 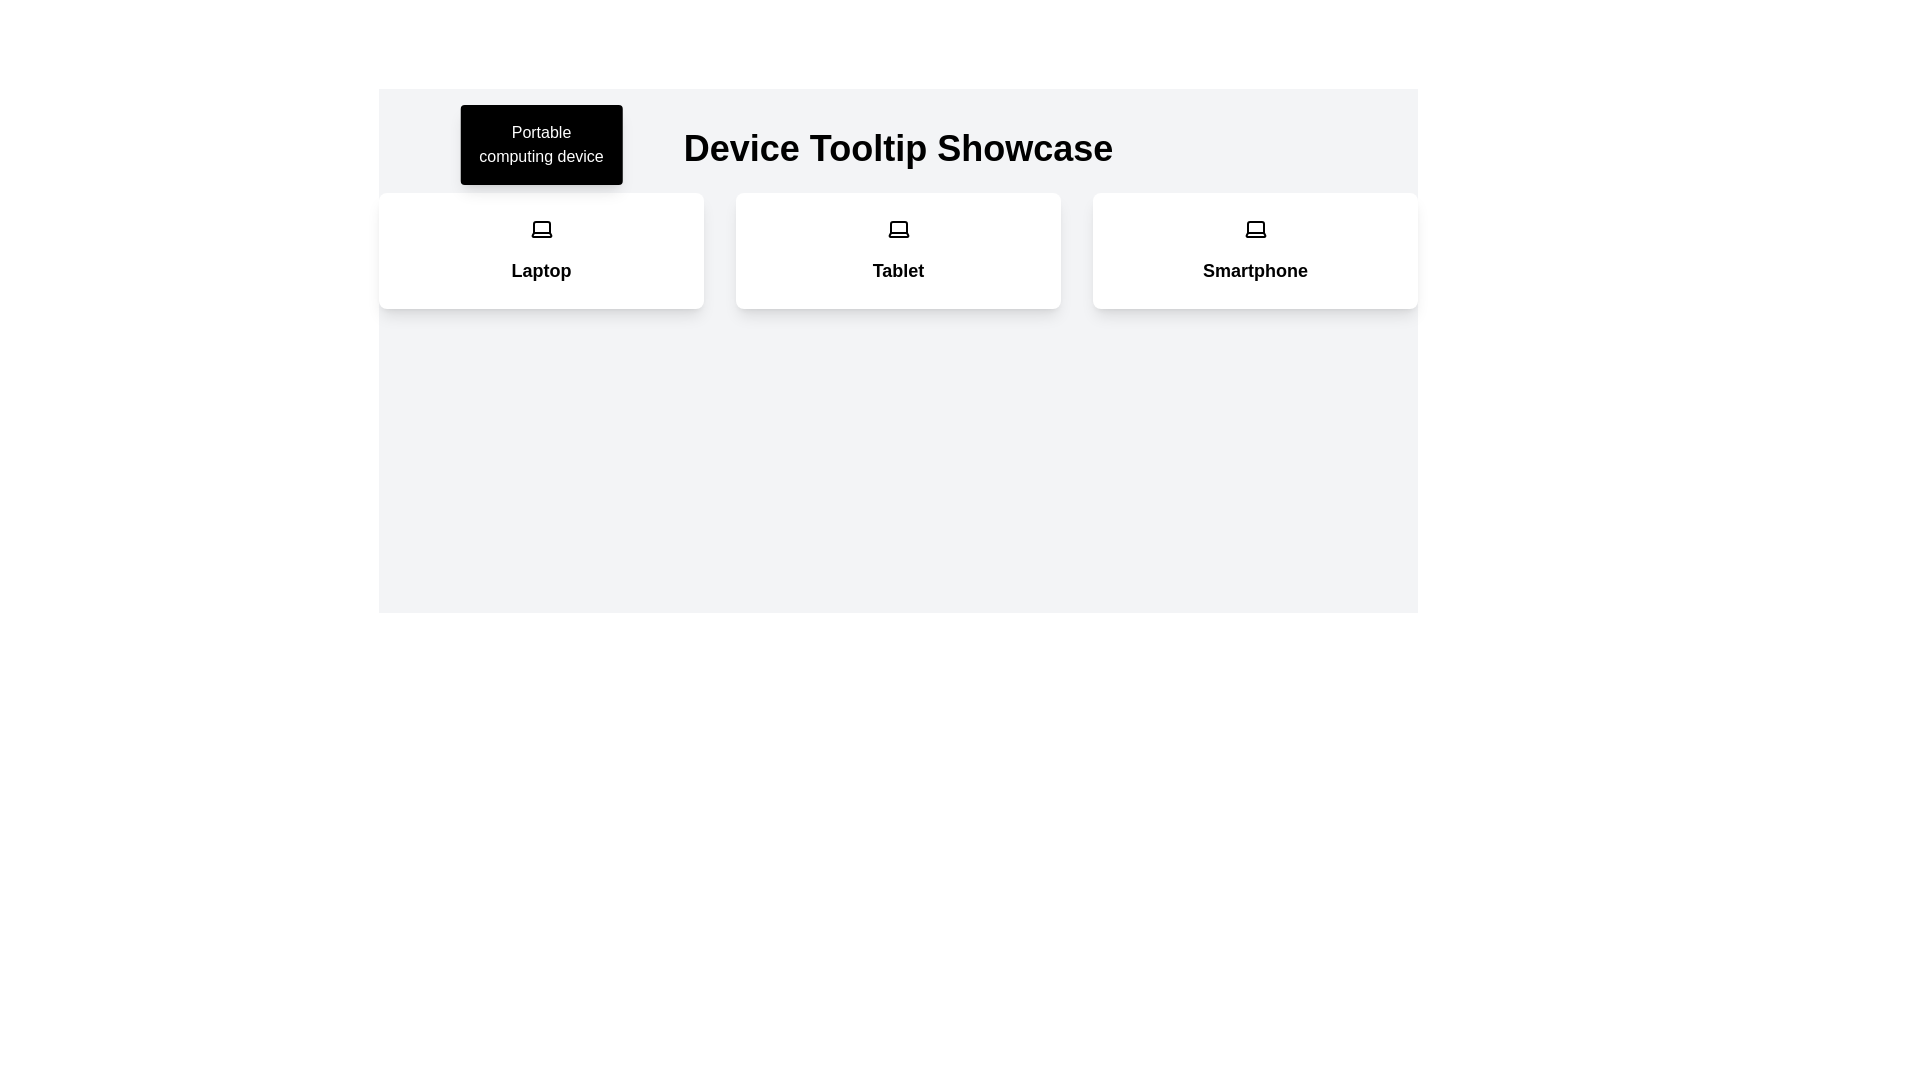 What do you see at coordinates (897, 227) in the screenshot?
I see `the central tablet icon in the three-button group, which visually represents a tablet device and is positioned above the 'Tablet' label` at bounding box center [897, 227].